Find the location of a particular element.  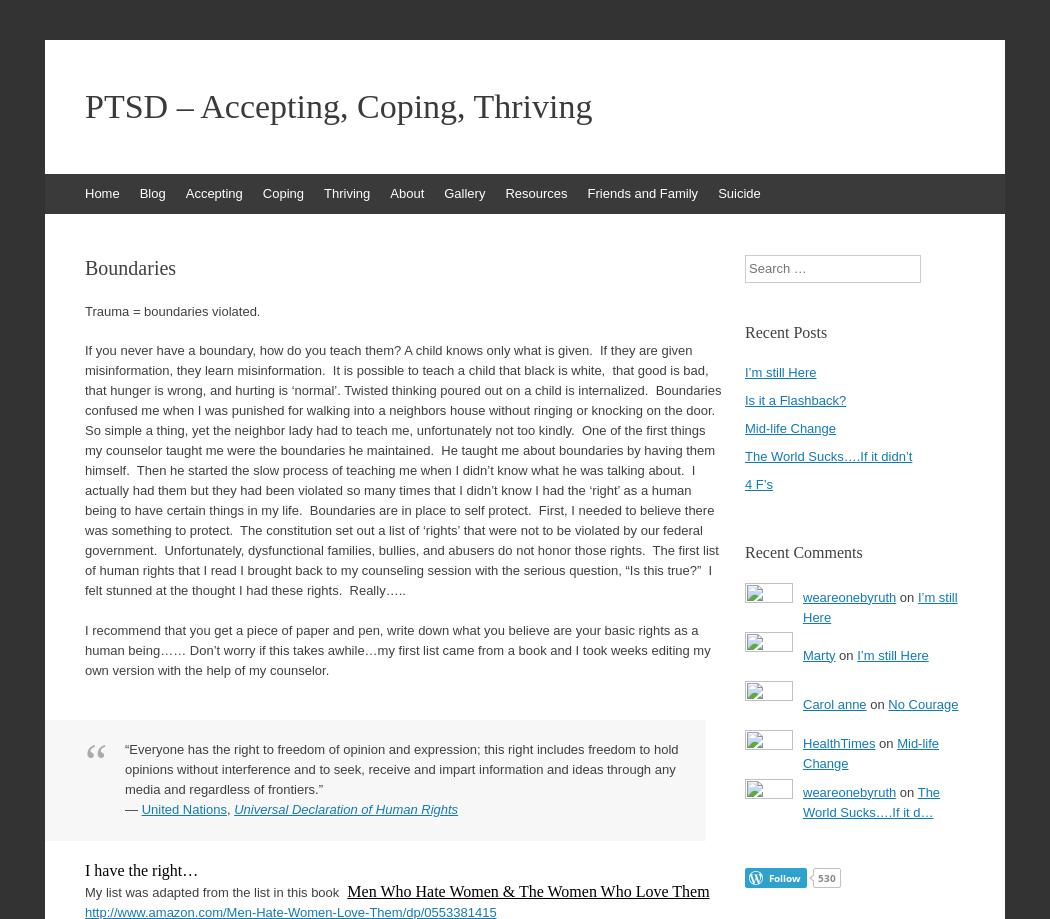

'My list was adapted from the list in this book' is located at coordinates (210, 890).